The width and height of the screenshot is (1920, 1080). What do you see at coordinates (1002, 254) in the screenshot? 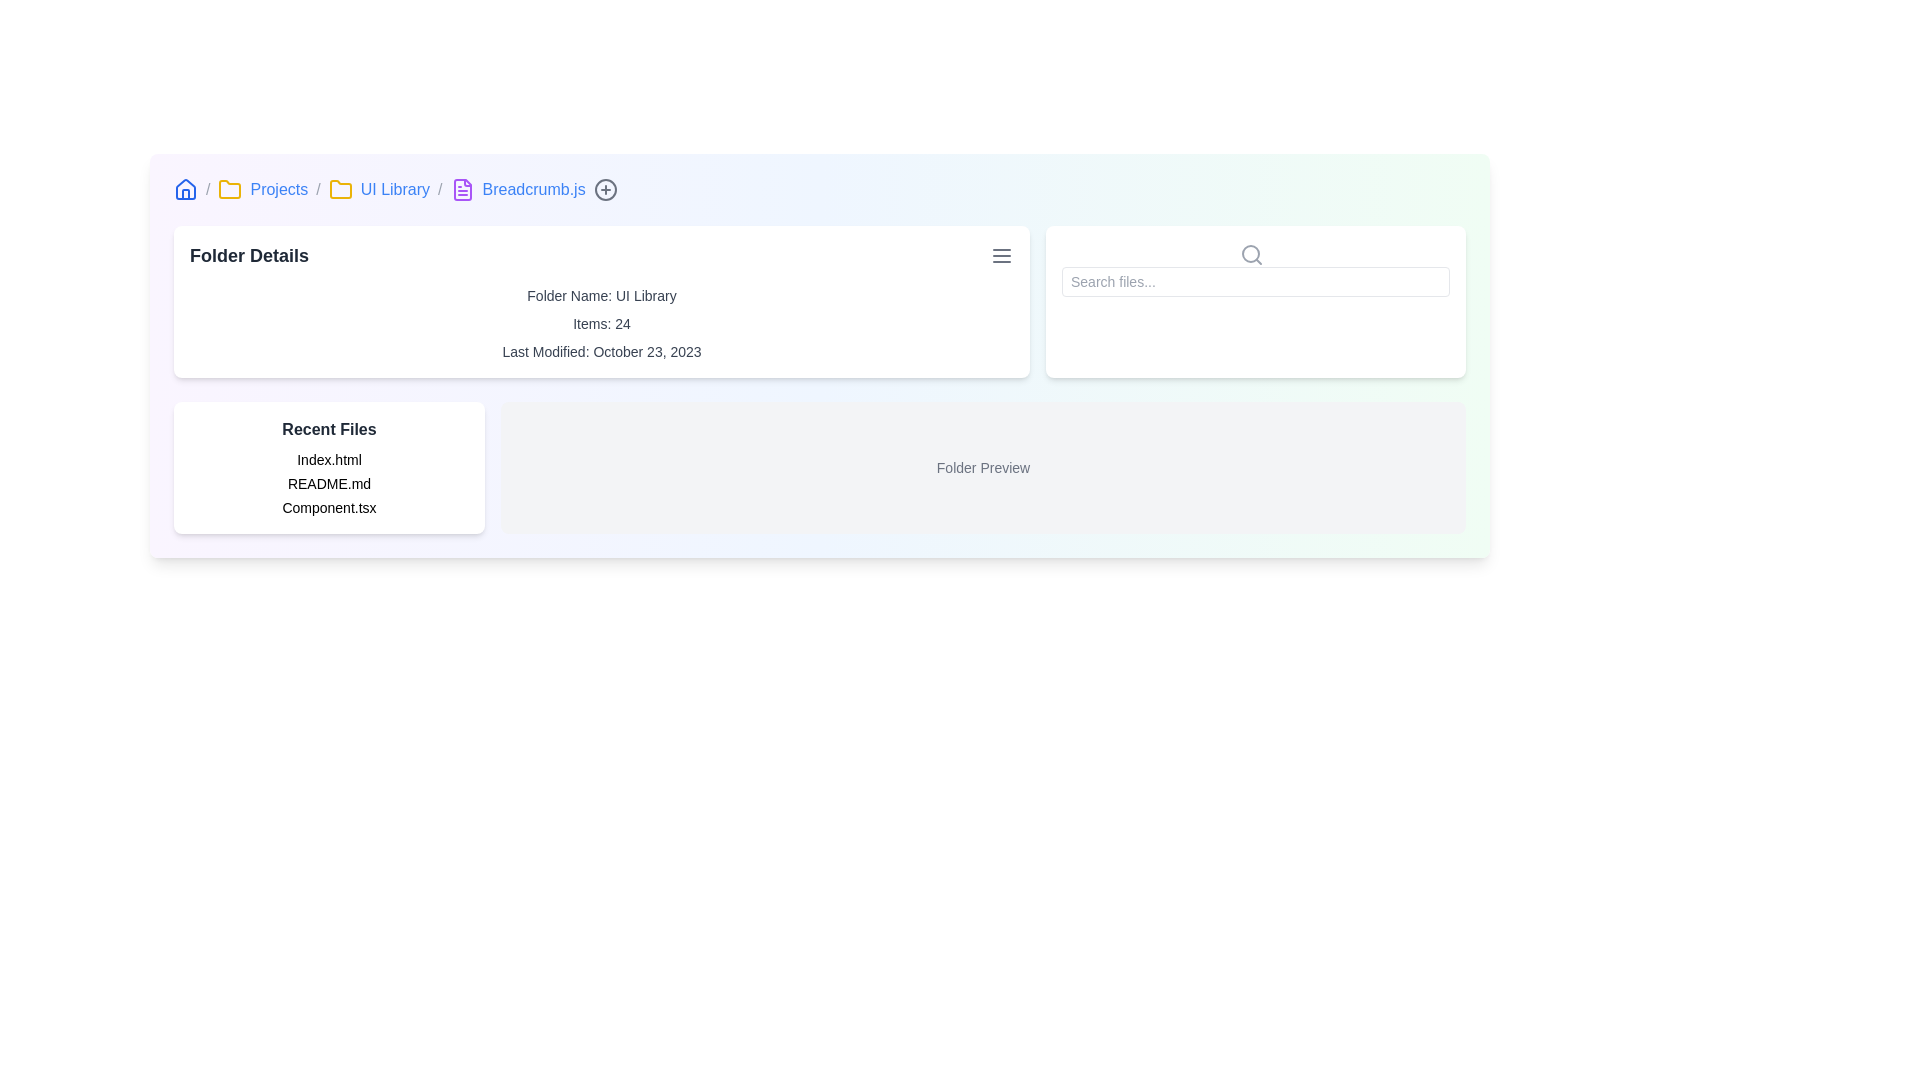
I see `the icon button that resembles a hamburger menu, which is gray and positioned to the far right of the 'Folder Details' header` at bounding box center [1002, 254].